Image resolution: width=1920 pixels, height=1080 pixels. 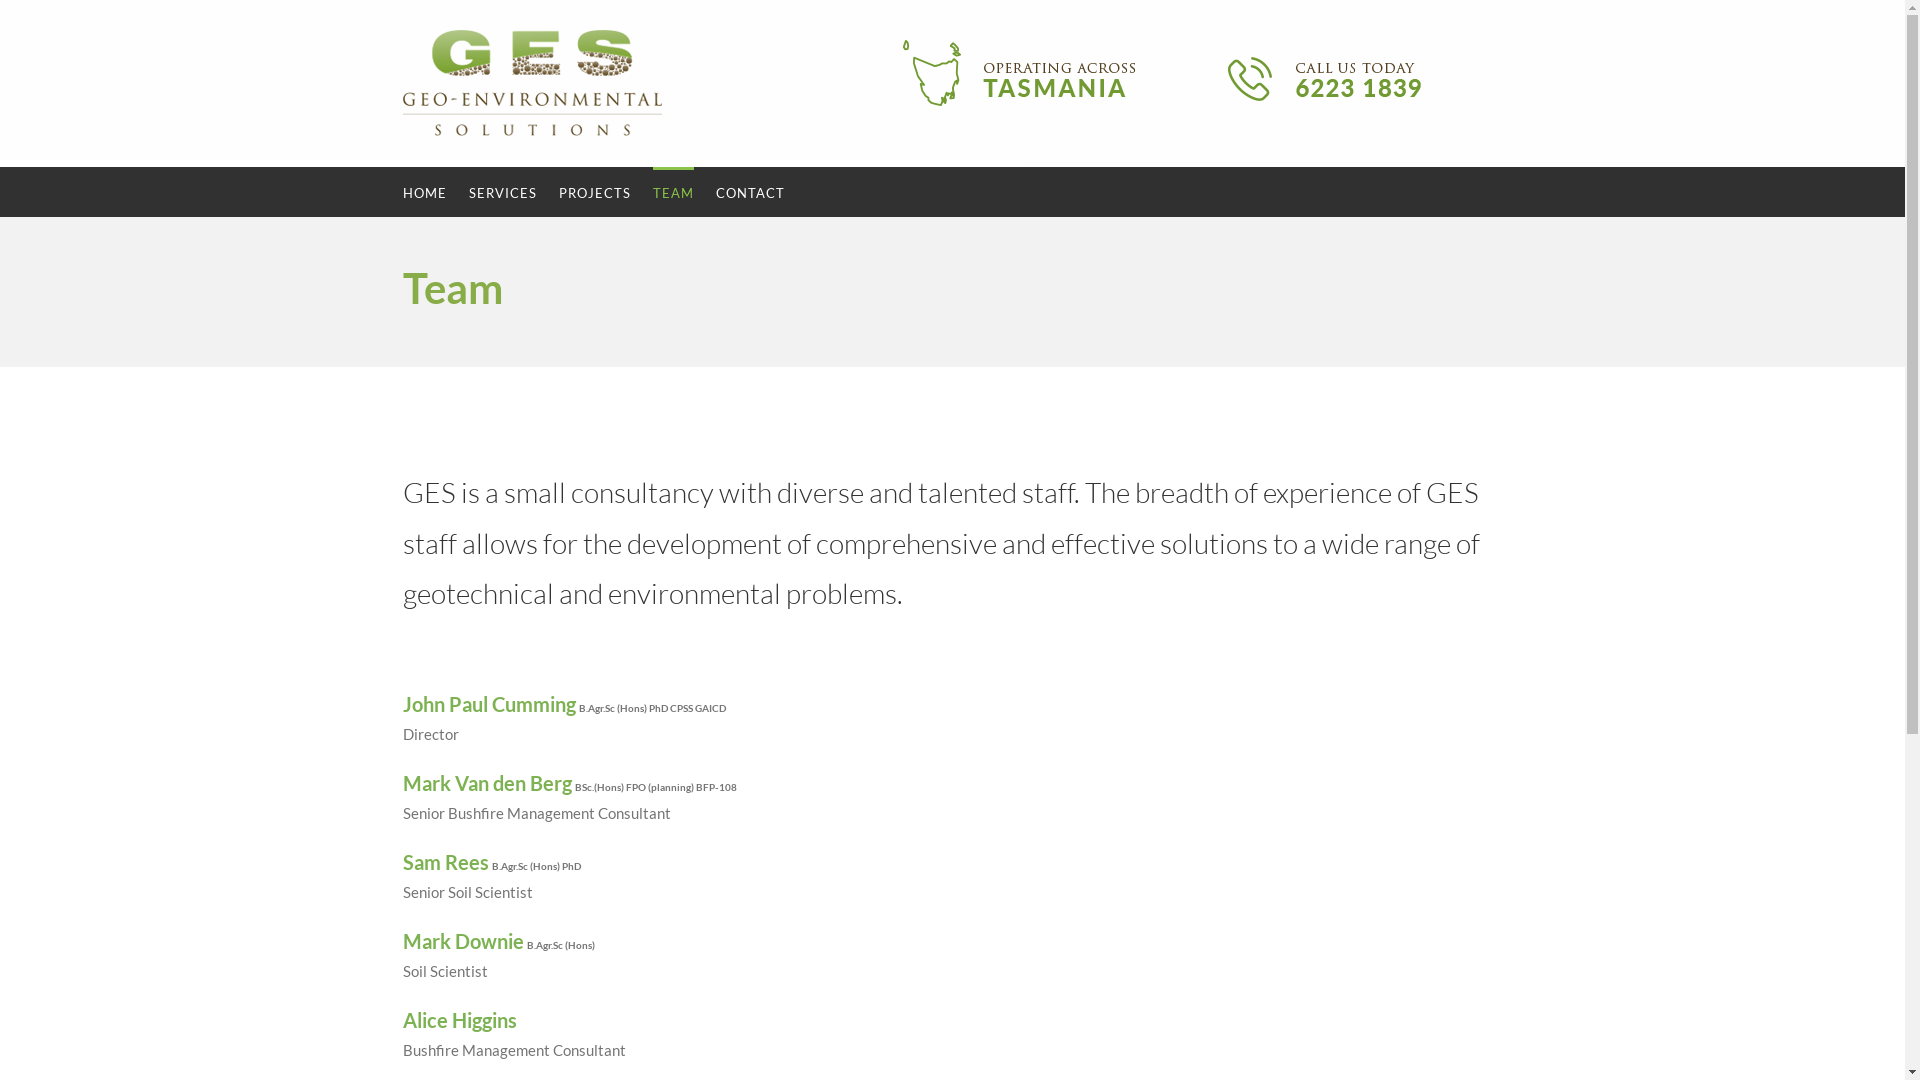 What do you see at coordinates (502, 192) in the screenshot?
I see `'SERVICES'` at bounding box center [502, 192].